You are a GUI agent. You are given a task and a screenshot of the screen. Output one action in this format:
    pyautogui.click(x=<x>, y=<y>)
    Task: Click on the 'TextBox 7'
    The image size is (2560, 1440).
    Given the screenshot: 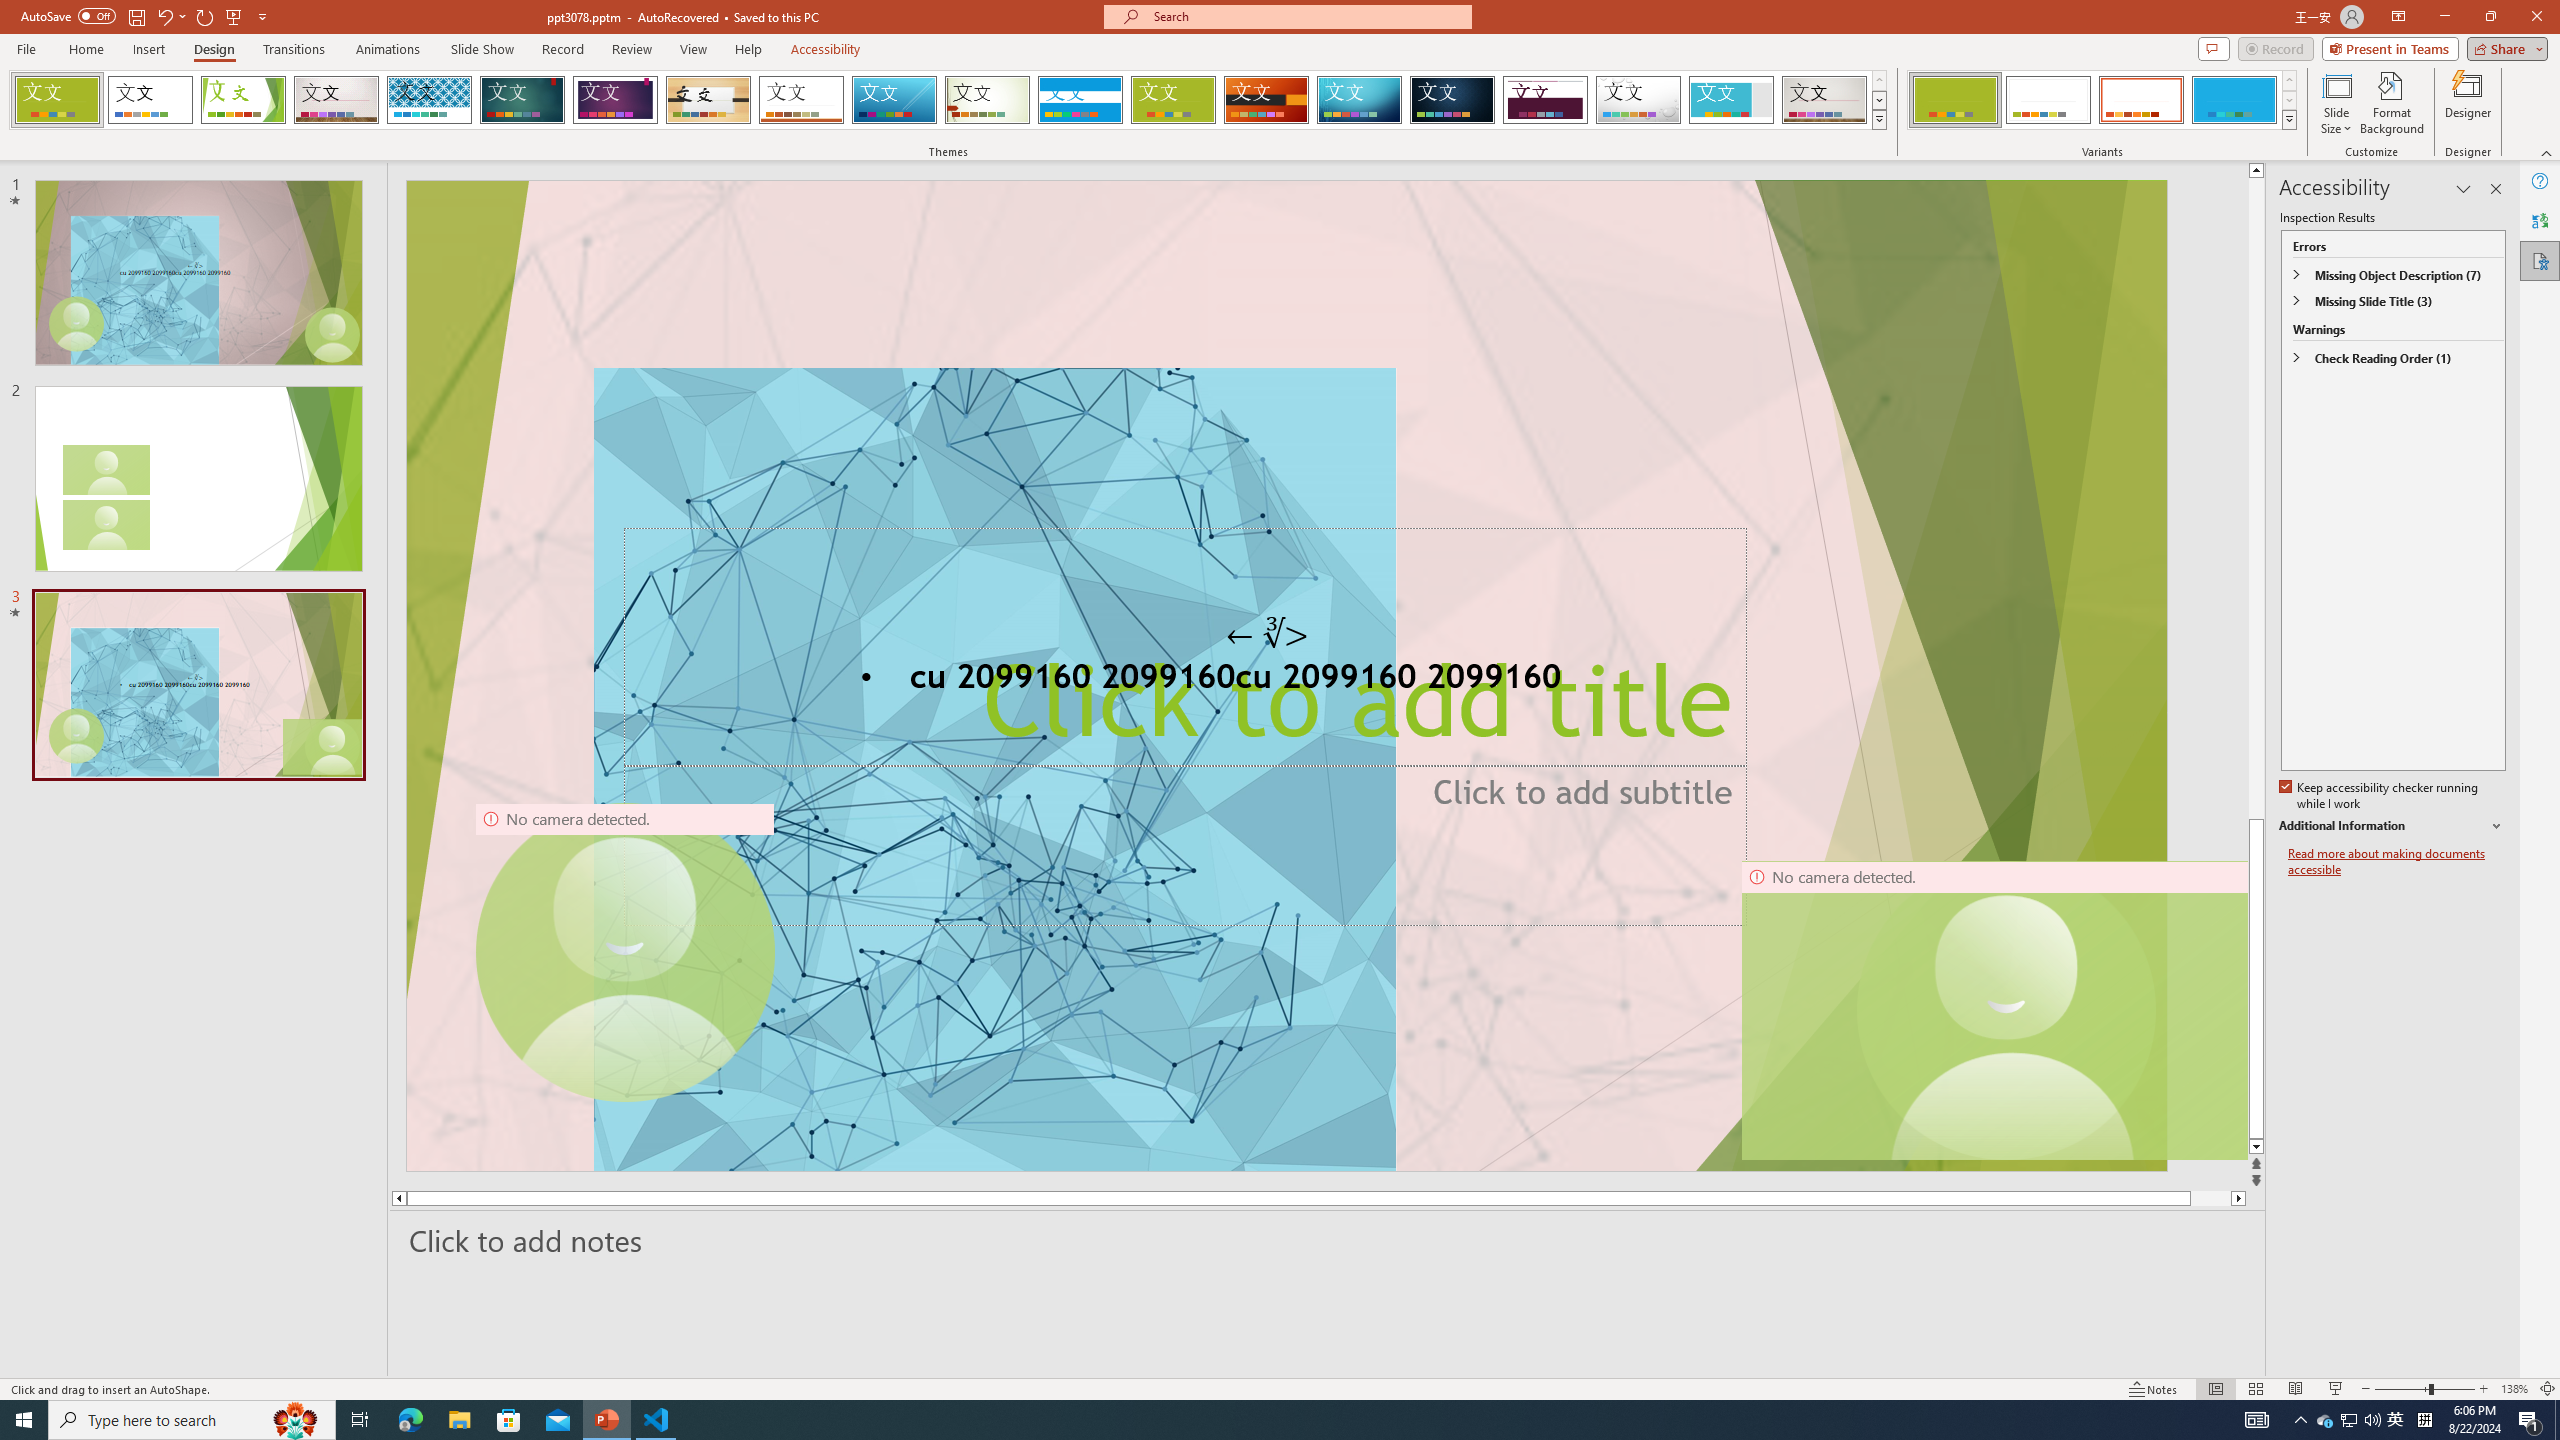 What is the action you would take?
    pyautogui.click(x=1267, y=632)
    